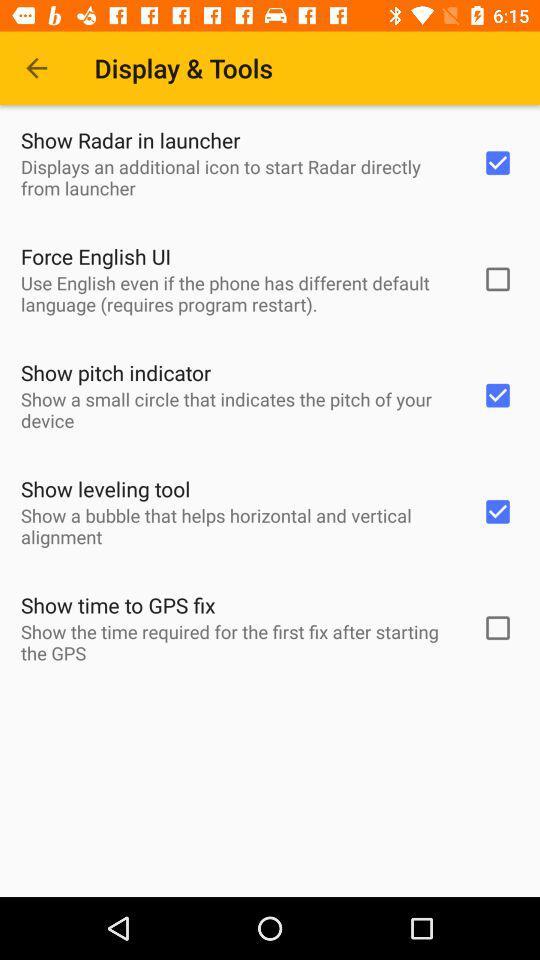 Image resolution: width=540 pixels, height=960 pixels. Describe the element at coordinates (105, 488) in the screenshot. I see `the show leveling tool icon` at that location.